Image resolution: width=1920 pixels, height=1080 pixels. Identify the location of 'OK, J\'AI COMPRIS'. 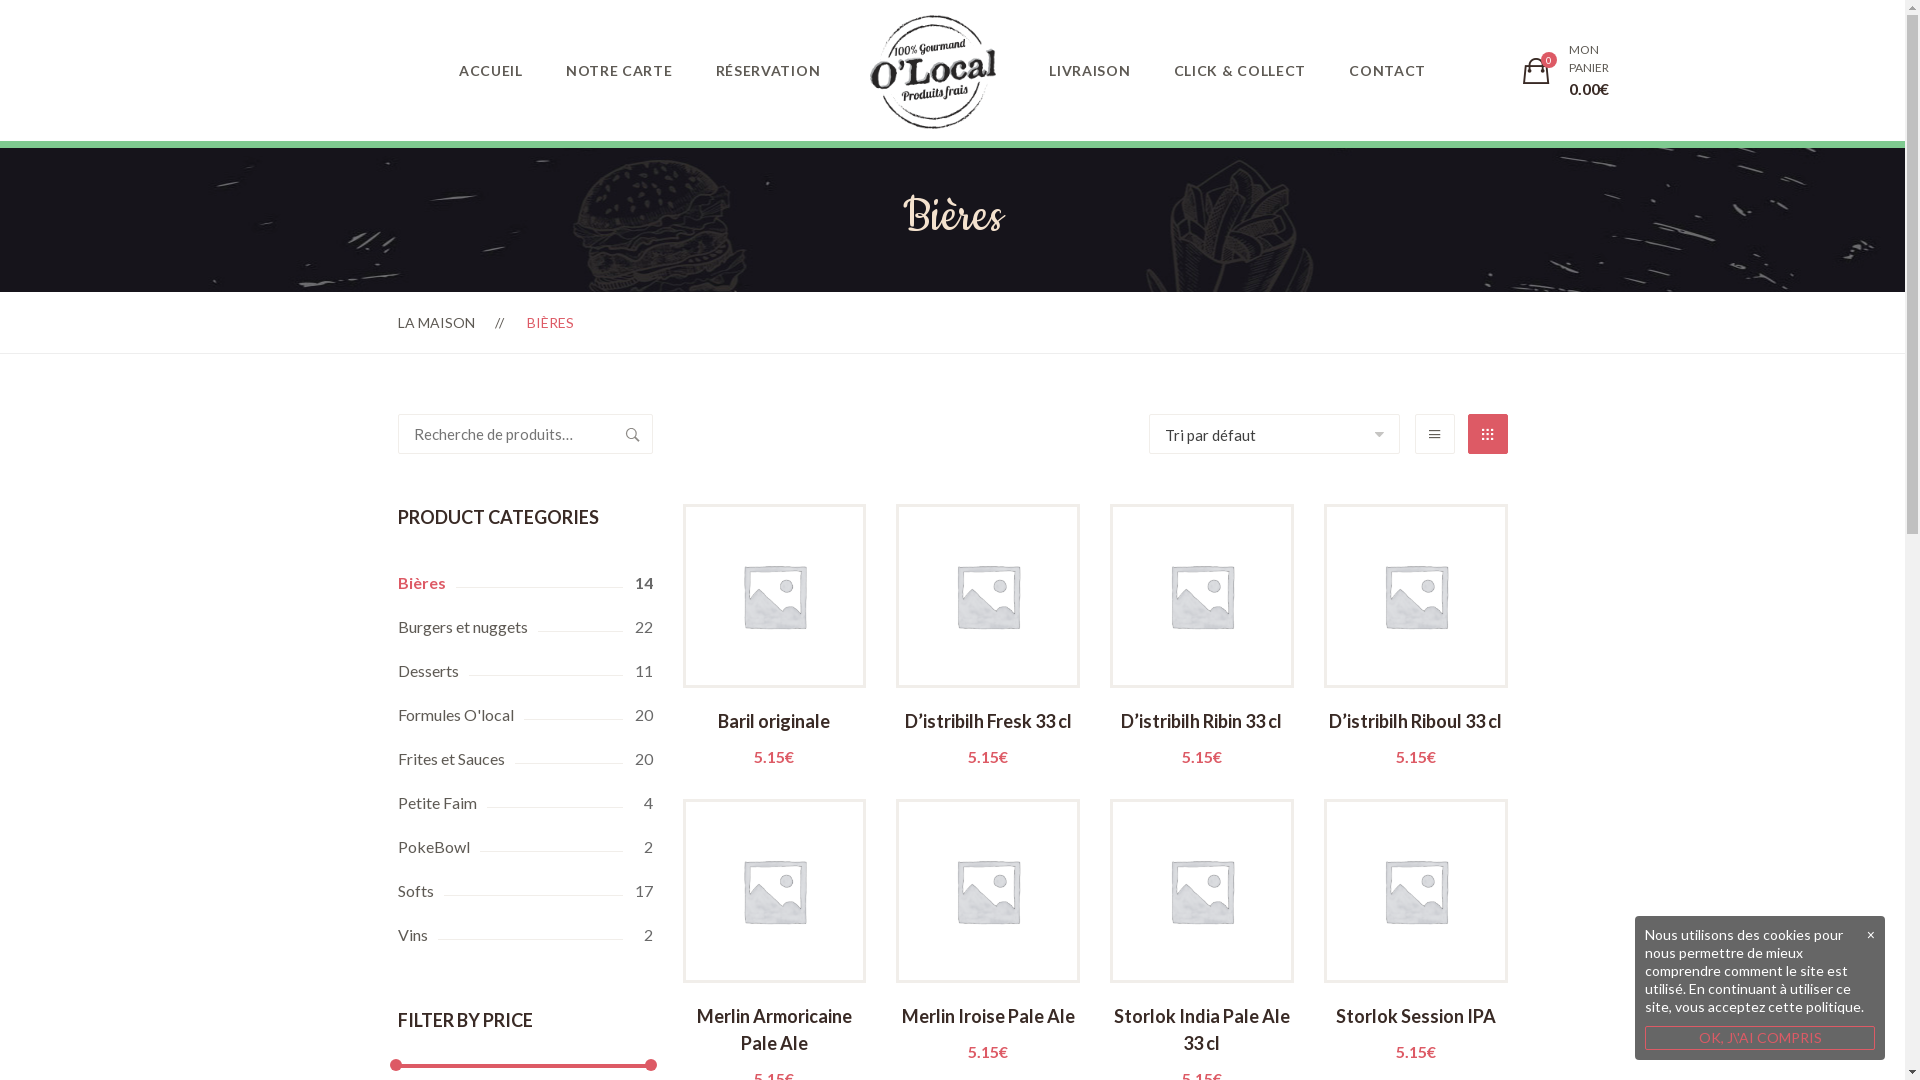
(1760, 1036).